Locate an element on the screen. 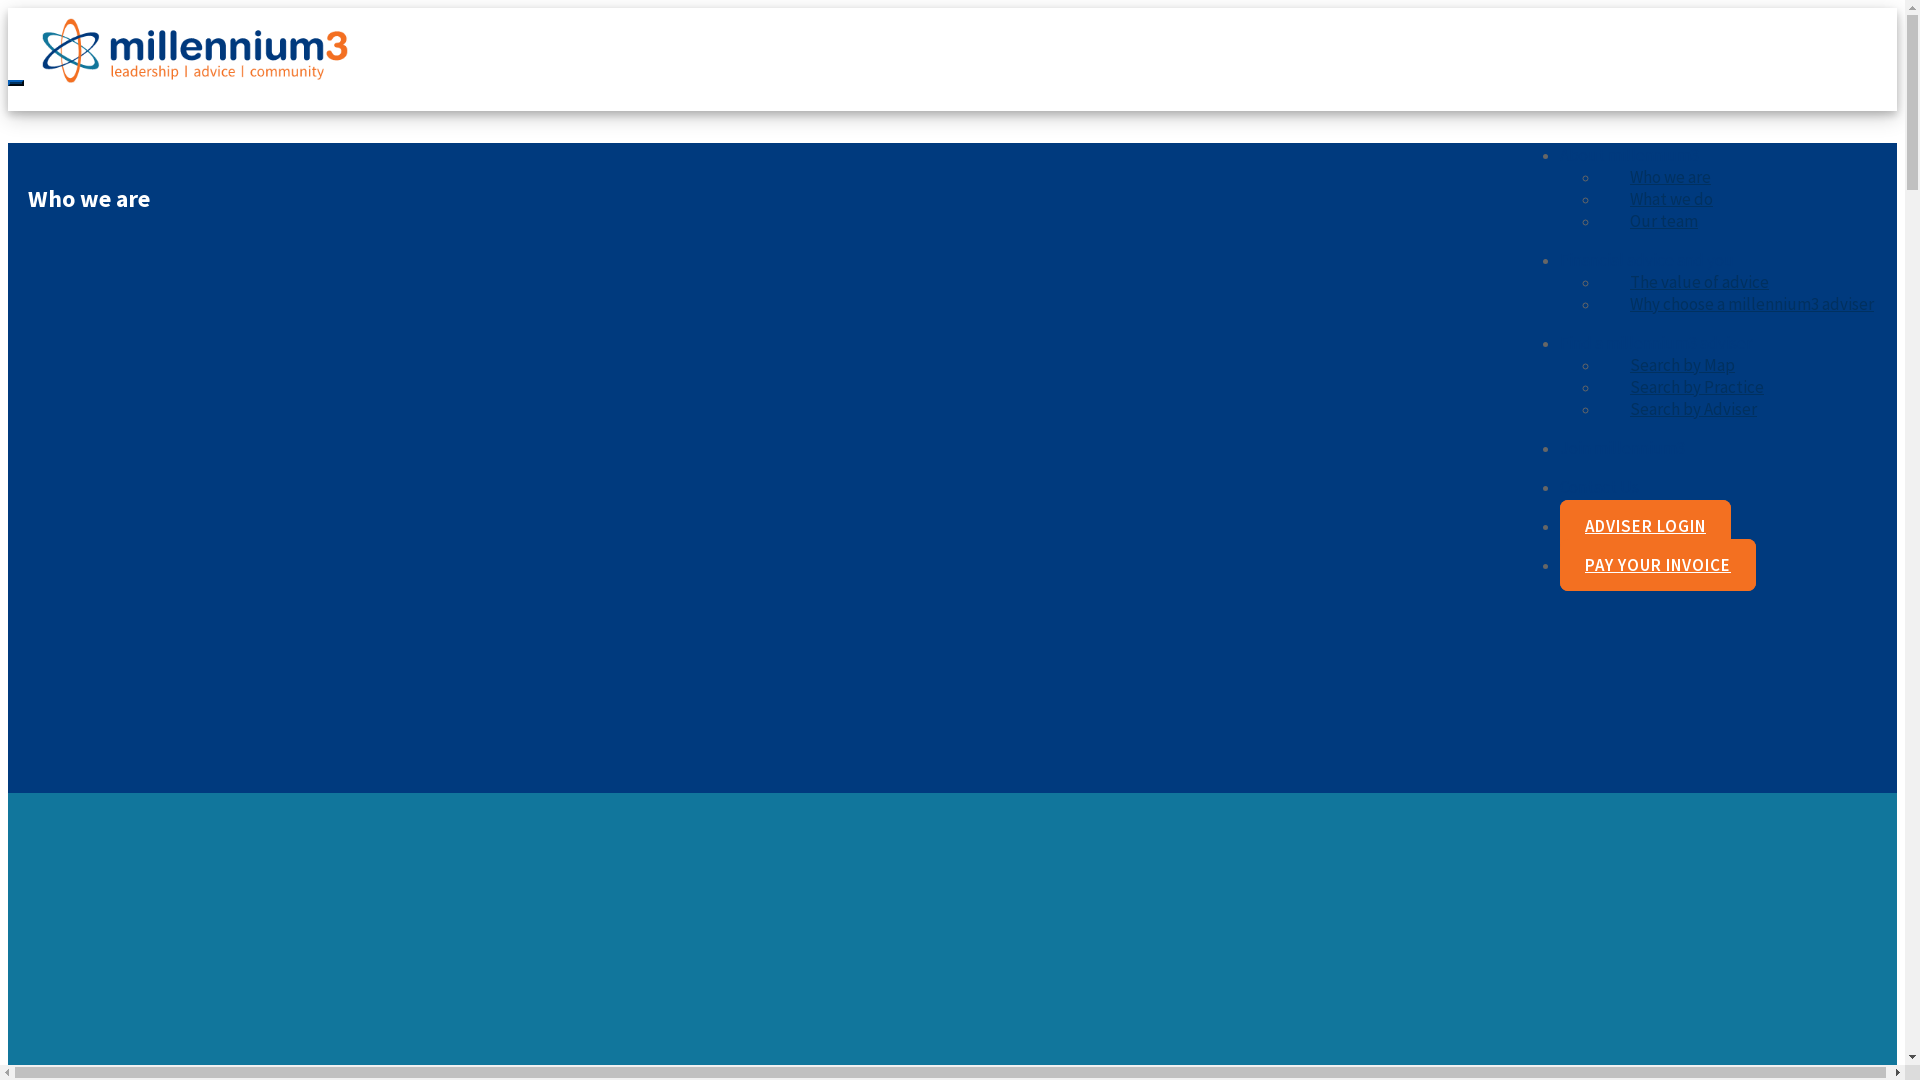 Image resolution: width=1920 pixels, height=1080 pixels. 'Contact Us' is located at coordinates (1598, 486).